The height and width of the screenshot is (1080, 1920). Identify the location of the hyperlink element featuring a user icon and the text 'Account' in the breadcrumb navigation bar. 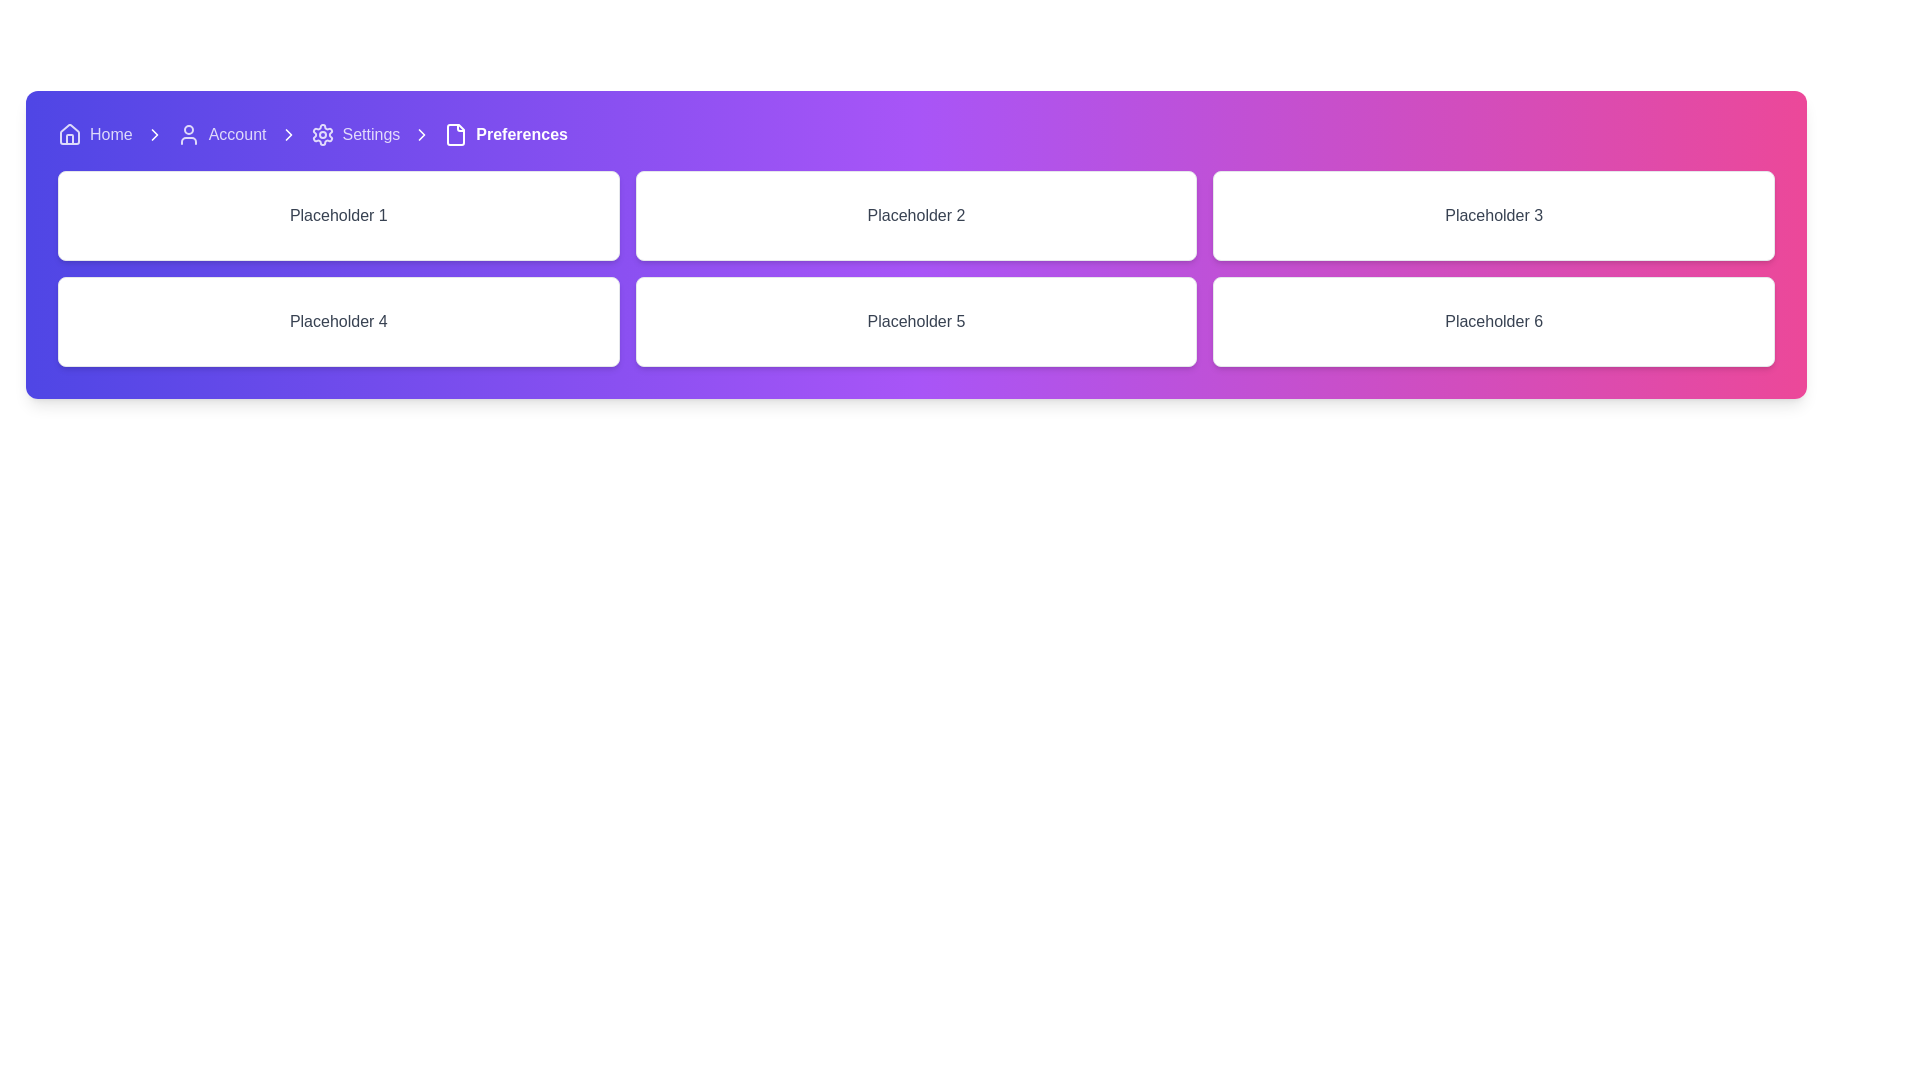
(221, 135).